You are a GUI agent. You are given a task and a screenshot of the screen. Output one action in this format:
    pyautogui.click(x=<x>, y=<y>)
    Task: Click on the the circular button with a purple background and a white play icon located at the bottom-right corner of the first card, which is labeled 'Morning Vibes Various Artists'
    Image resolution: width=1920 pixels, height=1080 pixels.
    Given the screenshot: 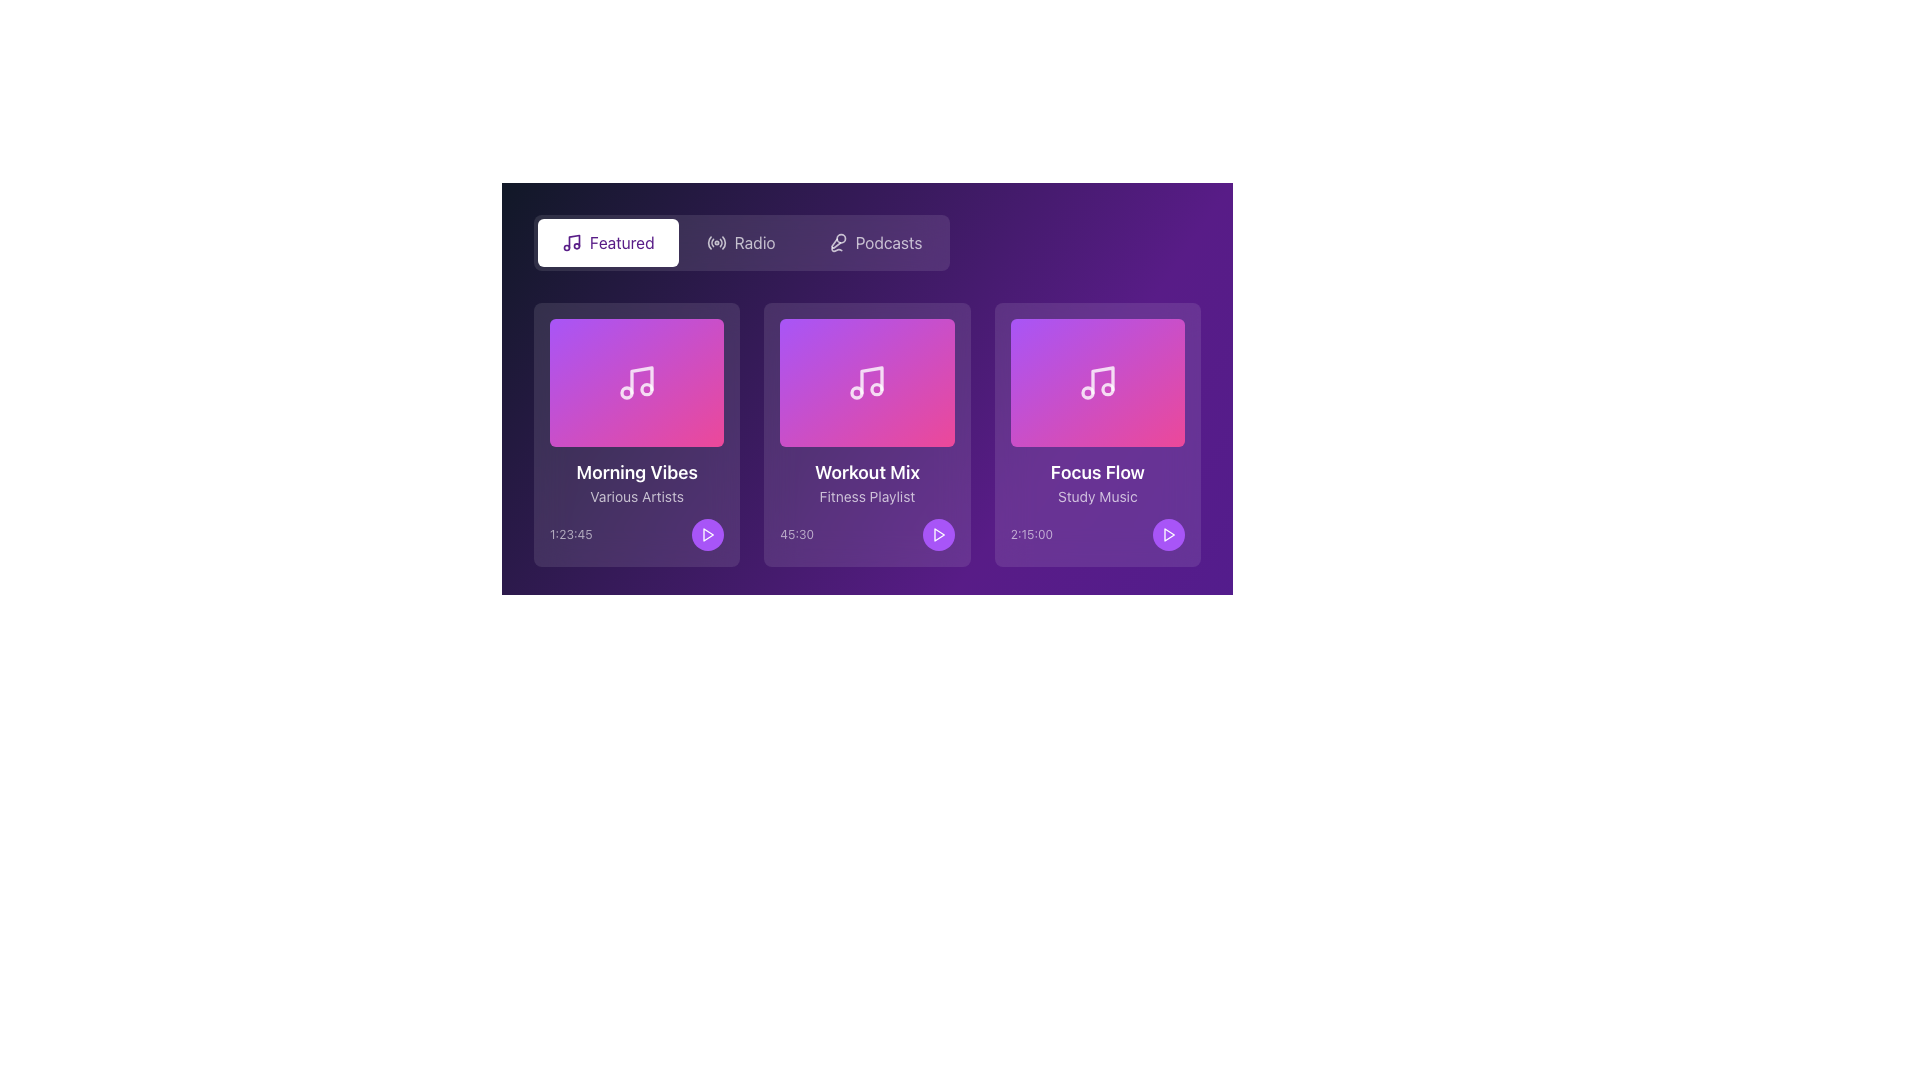 What is the action you would take?
    pyautogui.click(x=708, y=534)
    